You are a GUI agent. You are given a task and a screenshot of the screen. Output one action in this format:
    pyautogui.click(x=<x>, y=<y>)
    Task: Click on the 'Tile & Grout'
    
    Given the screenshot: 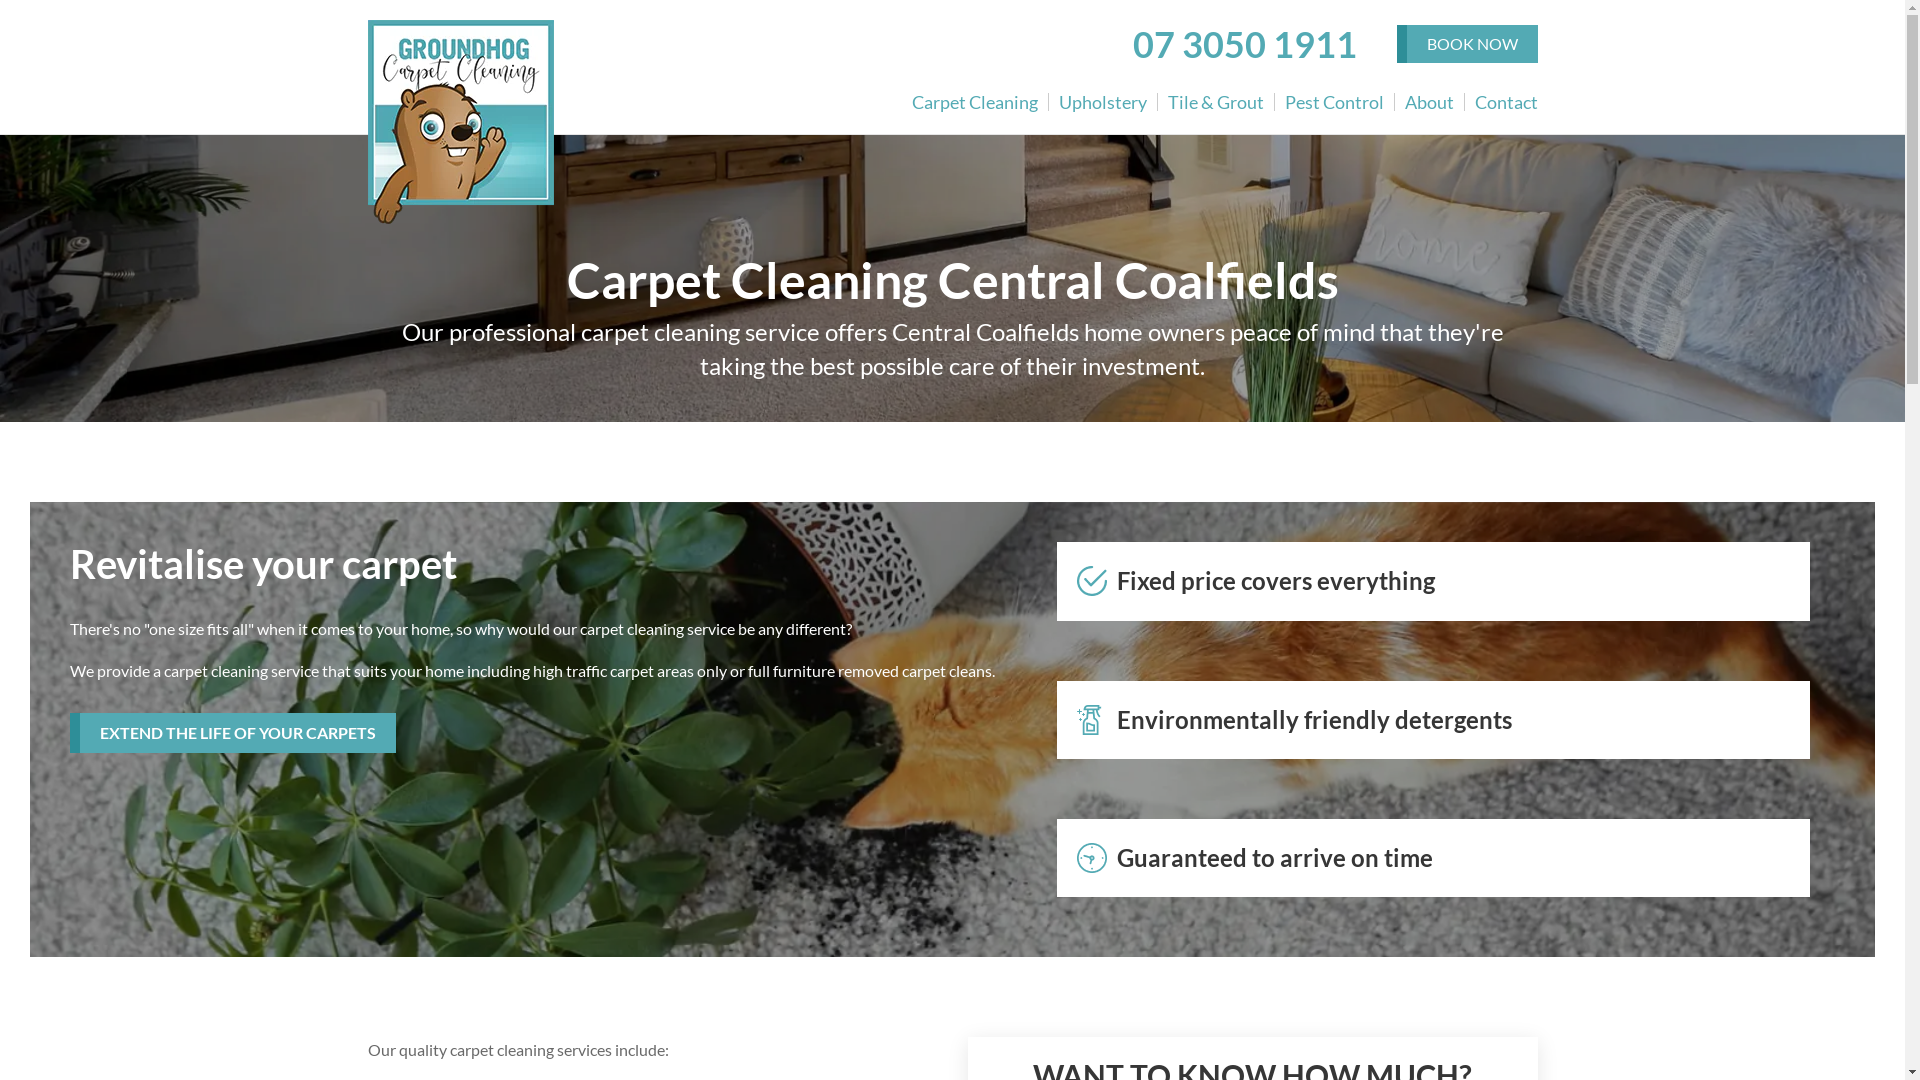 What is the action you would take?
    pyautogui.click(x=1215, y=101)
    